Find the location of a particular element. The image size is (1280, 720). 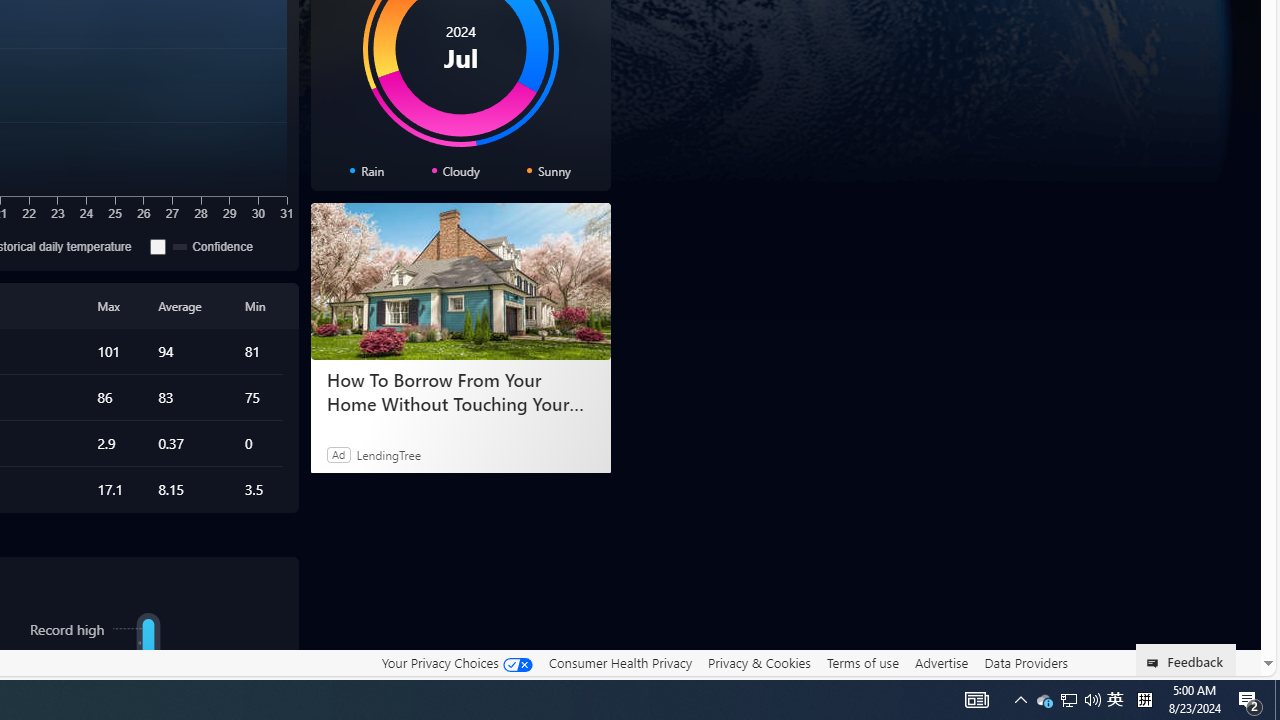

'Data Providers' is located at coordinates (1025, 663).